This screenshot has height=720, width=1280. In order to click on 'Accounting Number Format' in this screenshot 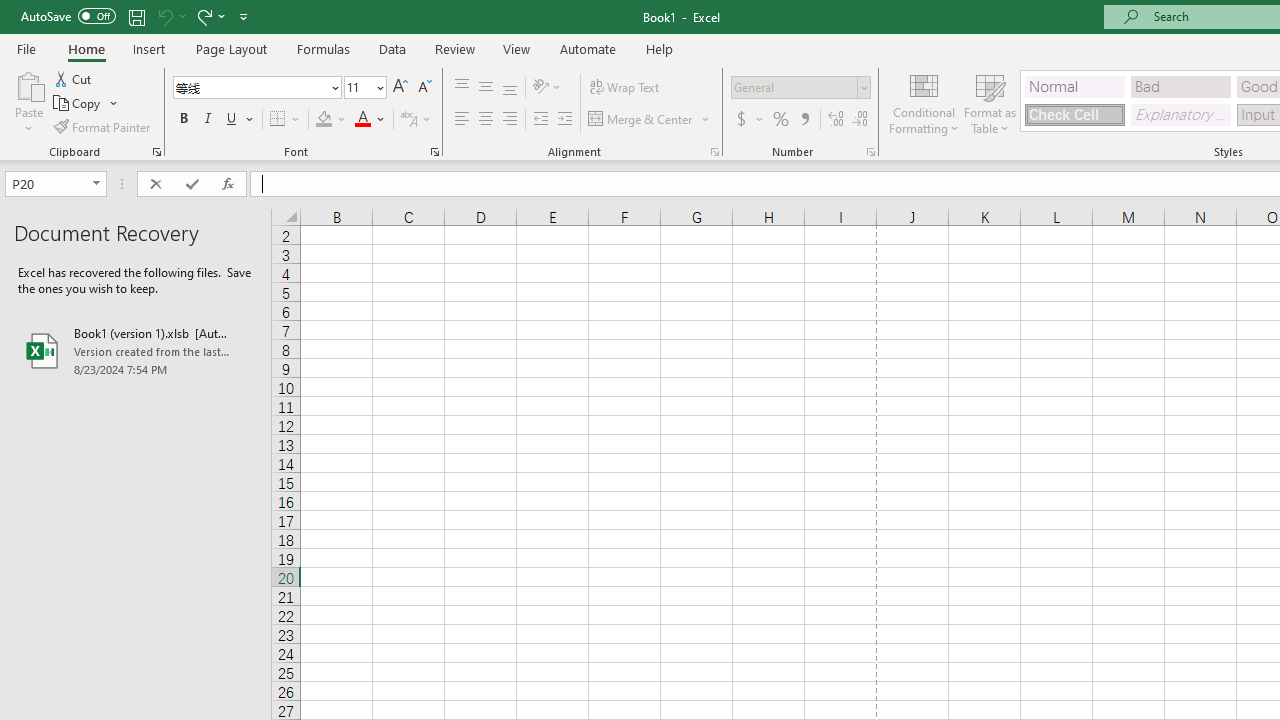, I will do `click(740, 119)`.